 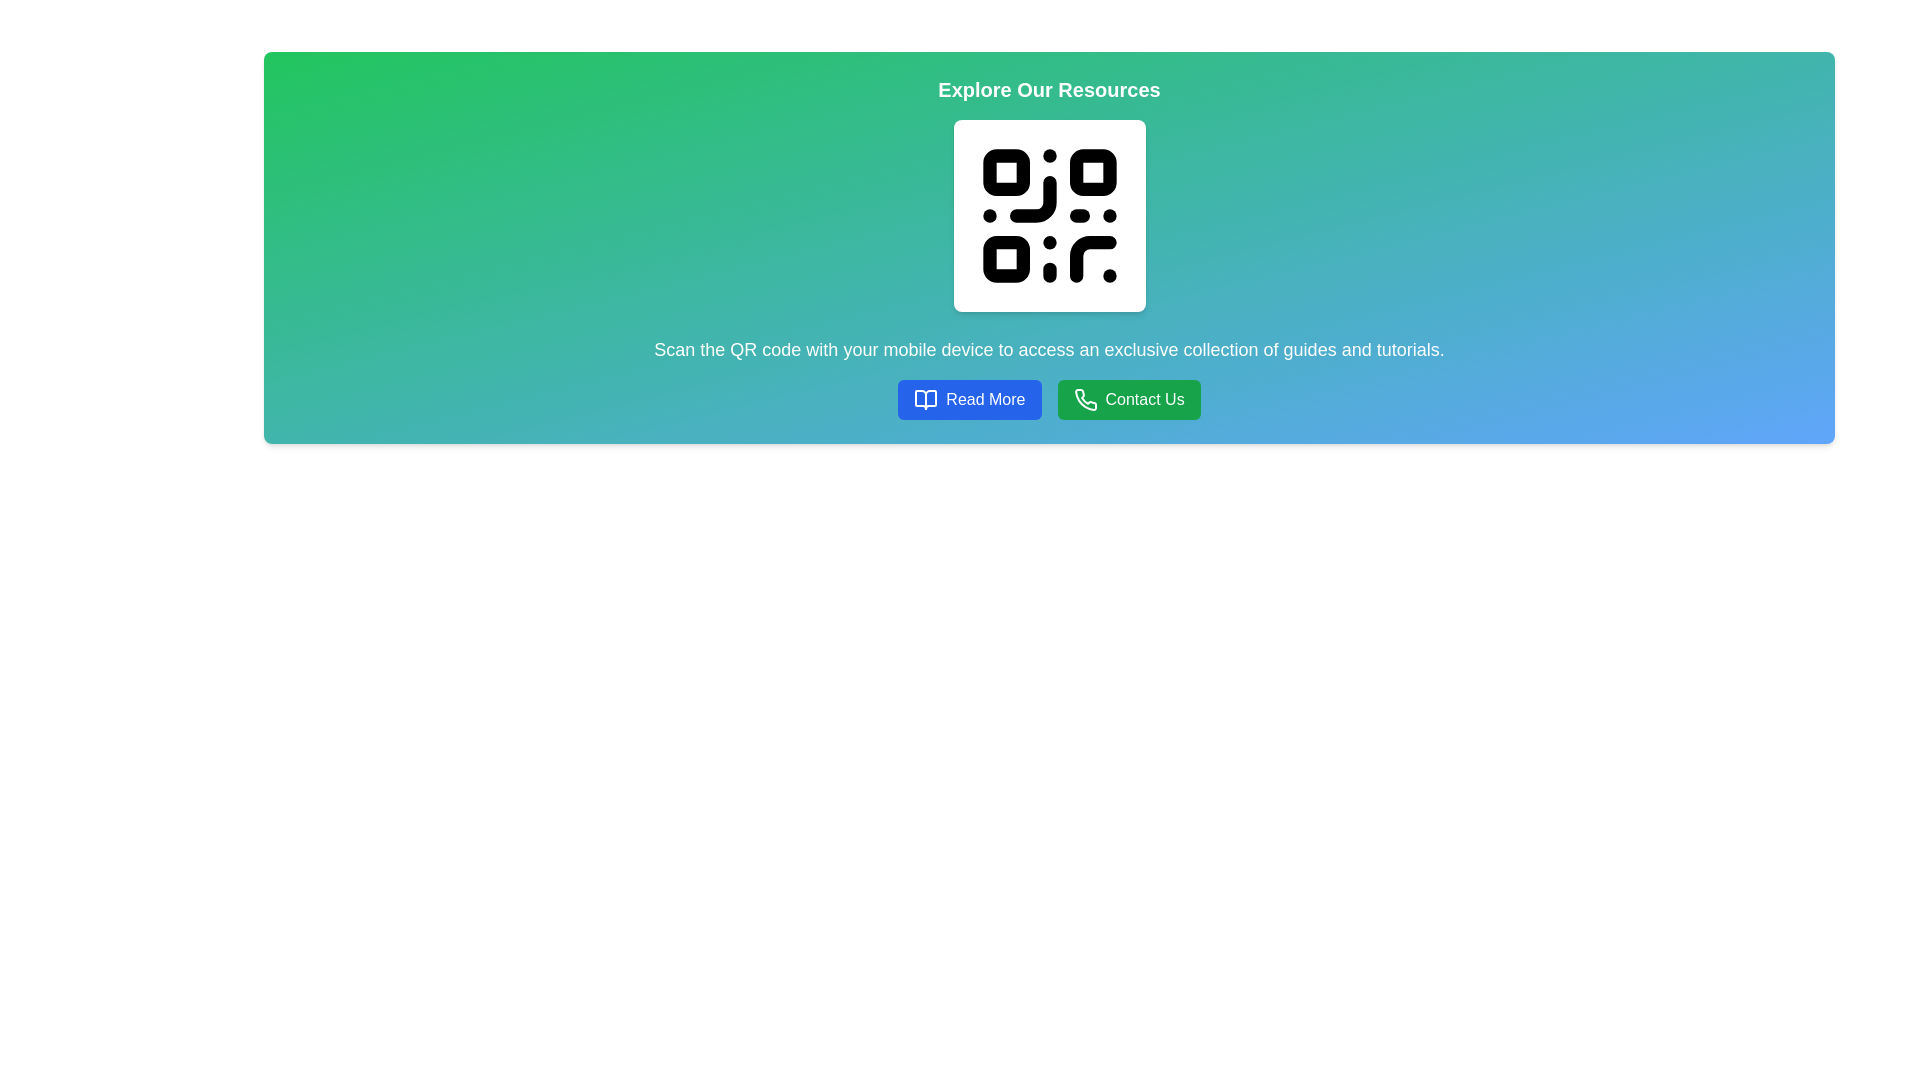 I want to click on the phone icon, which is styled in a clean, thin-line design and located on a green circular surface within the 'Contact Us' button at the bottom-right section of the page, so click(x=1084, y=400).